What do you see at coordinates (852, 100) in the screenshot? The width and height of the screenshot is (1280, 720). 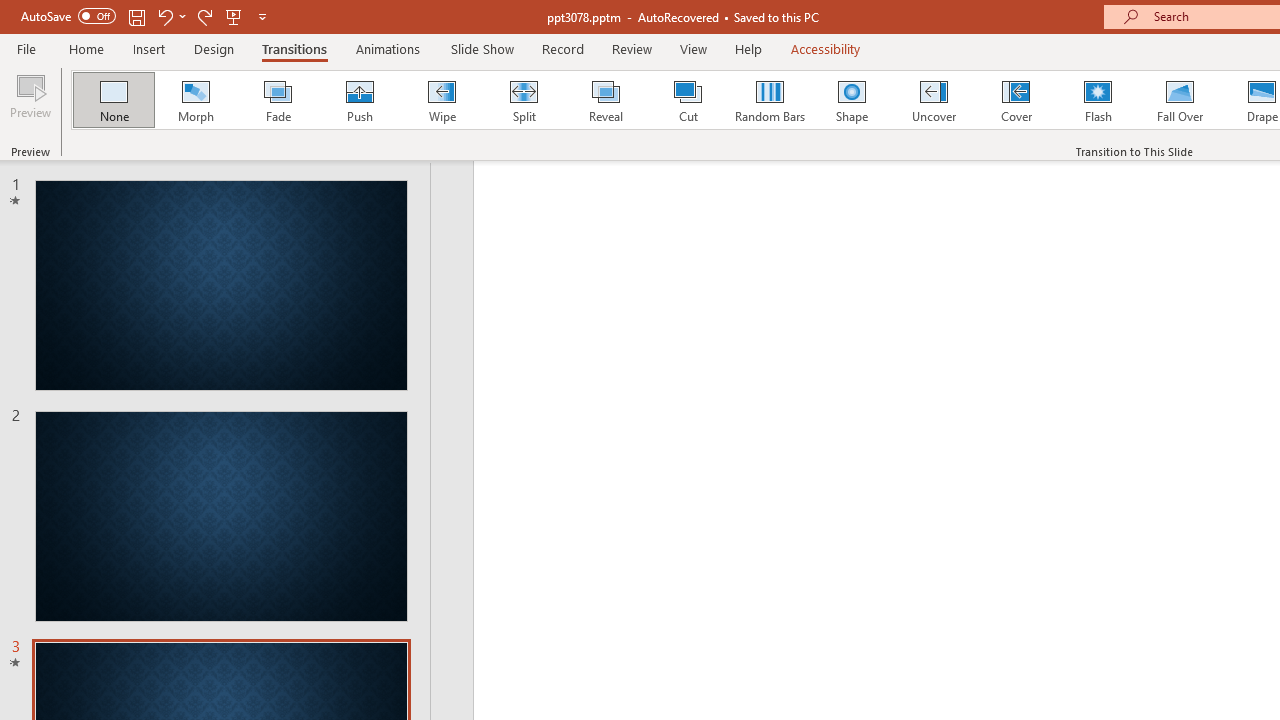 I see `'Shape'` at bounding box center [852, 100].